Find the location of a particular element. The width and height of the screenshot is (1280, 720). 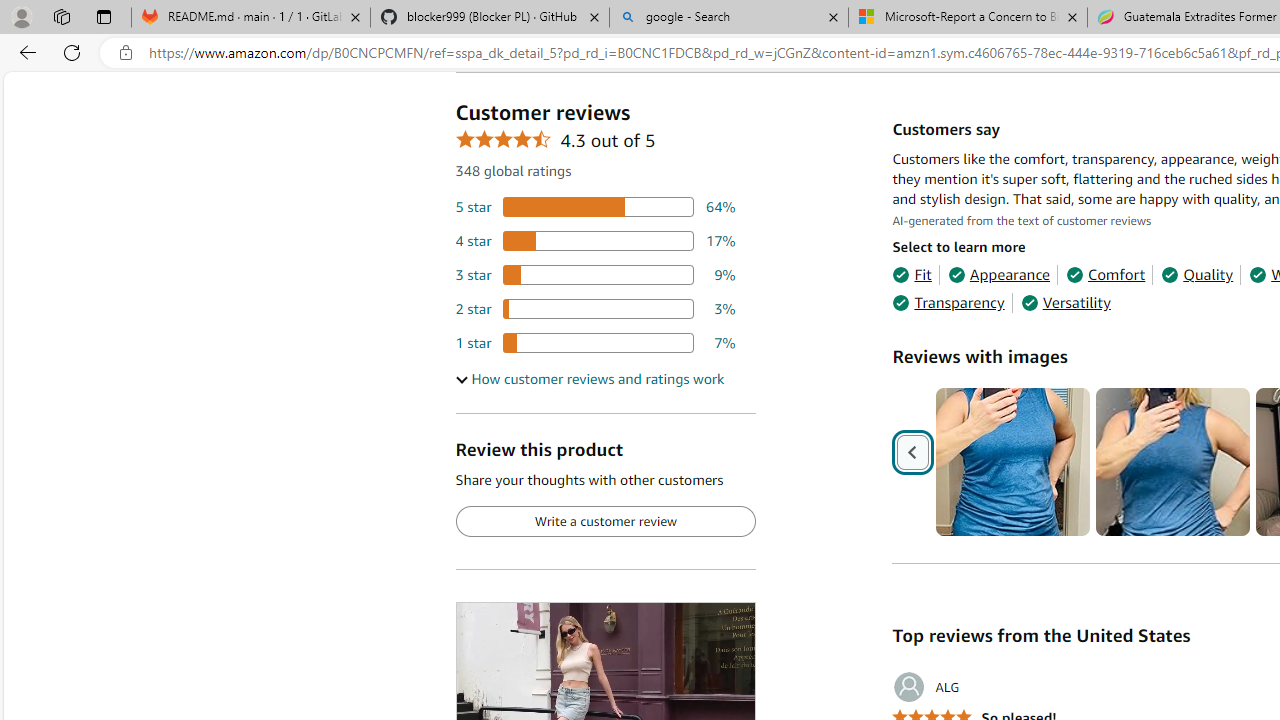

'Comfort' is located at coordinates (1104, 275).